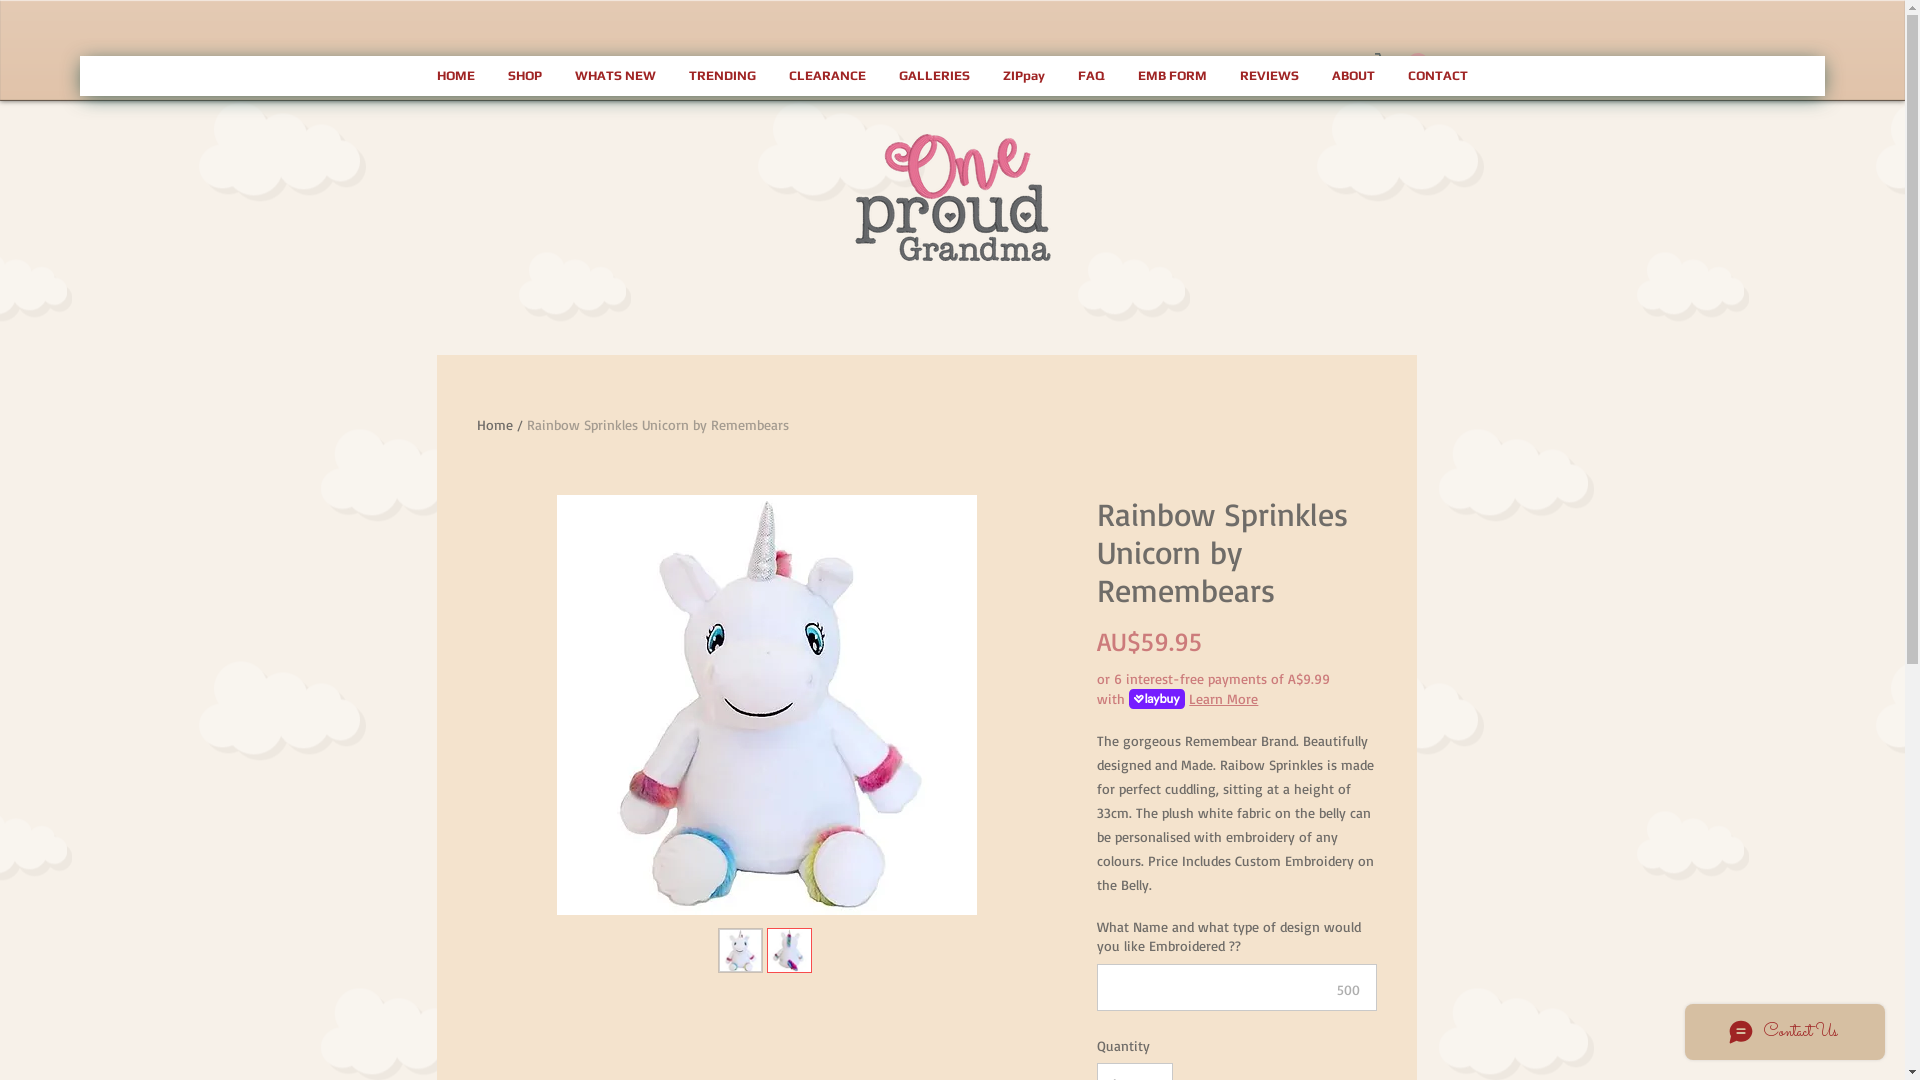  Describe the element at coordinates (720, 75) in the screenshot. I see `'TRENDING'` at that location.